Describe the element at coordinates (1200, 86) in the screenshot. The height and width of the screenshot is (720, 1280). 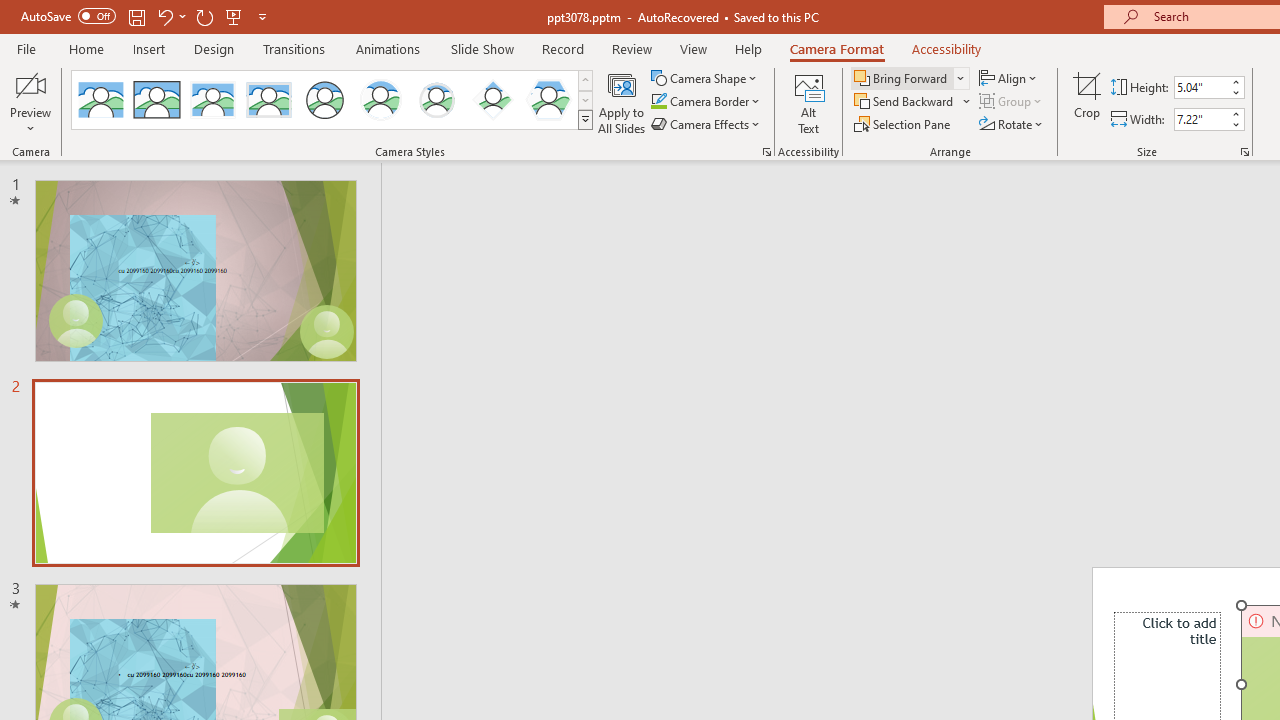
I see `'Cameo Height'` at that location.